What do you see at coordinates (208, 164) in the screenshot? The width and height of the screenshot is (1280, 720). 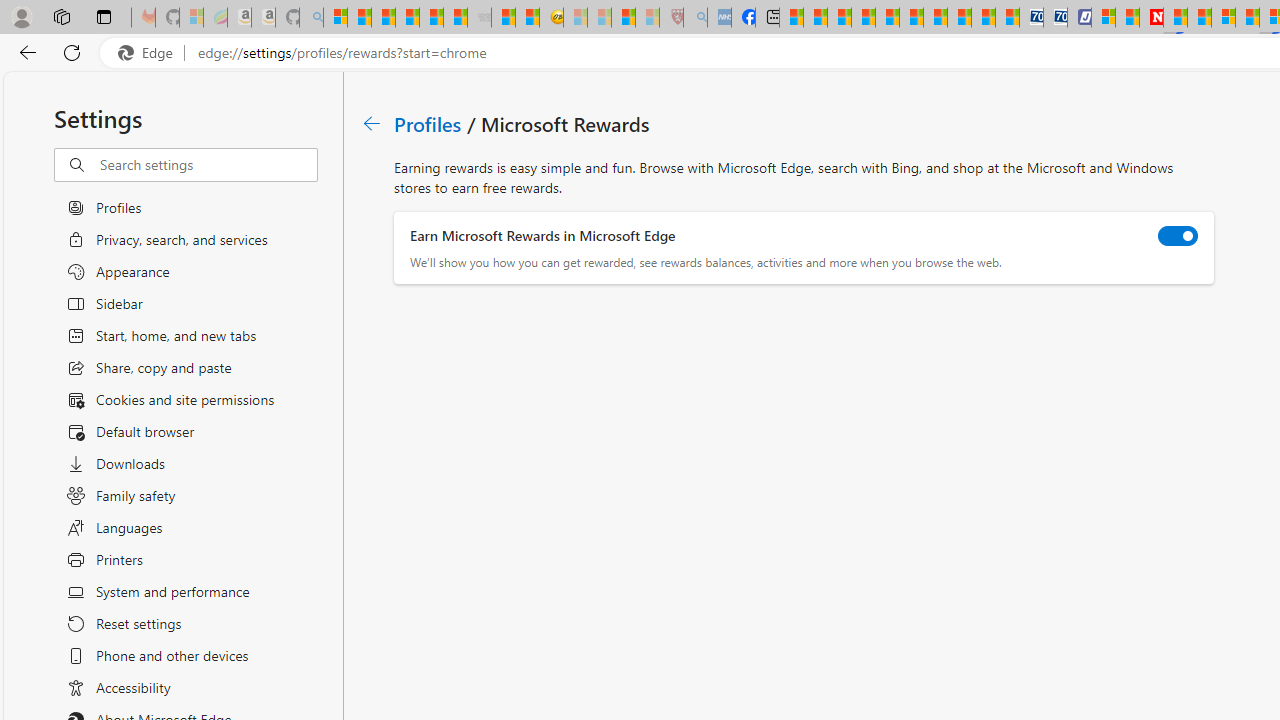 I see `'Search settings'` at bounding box center [208, 164].